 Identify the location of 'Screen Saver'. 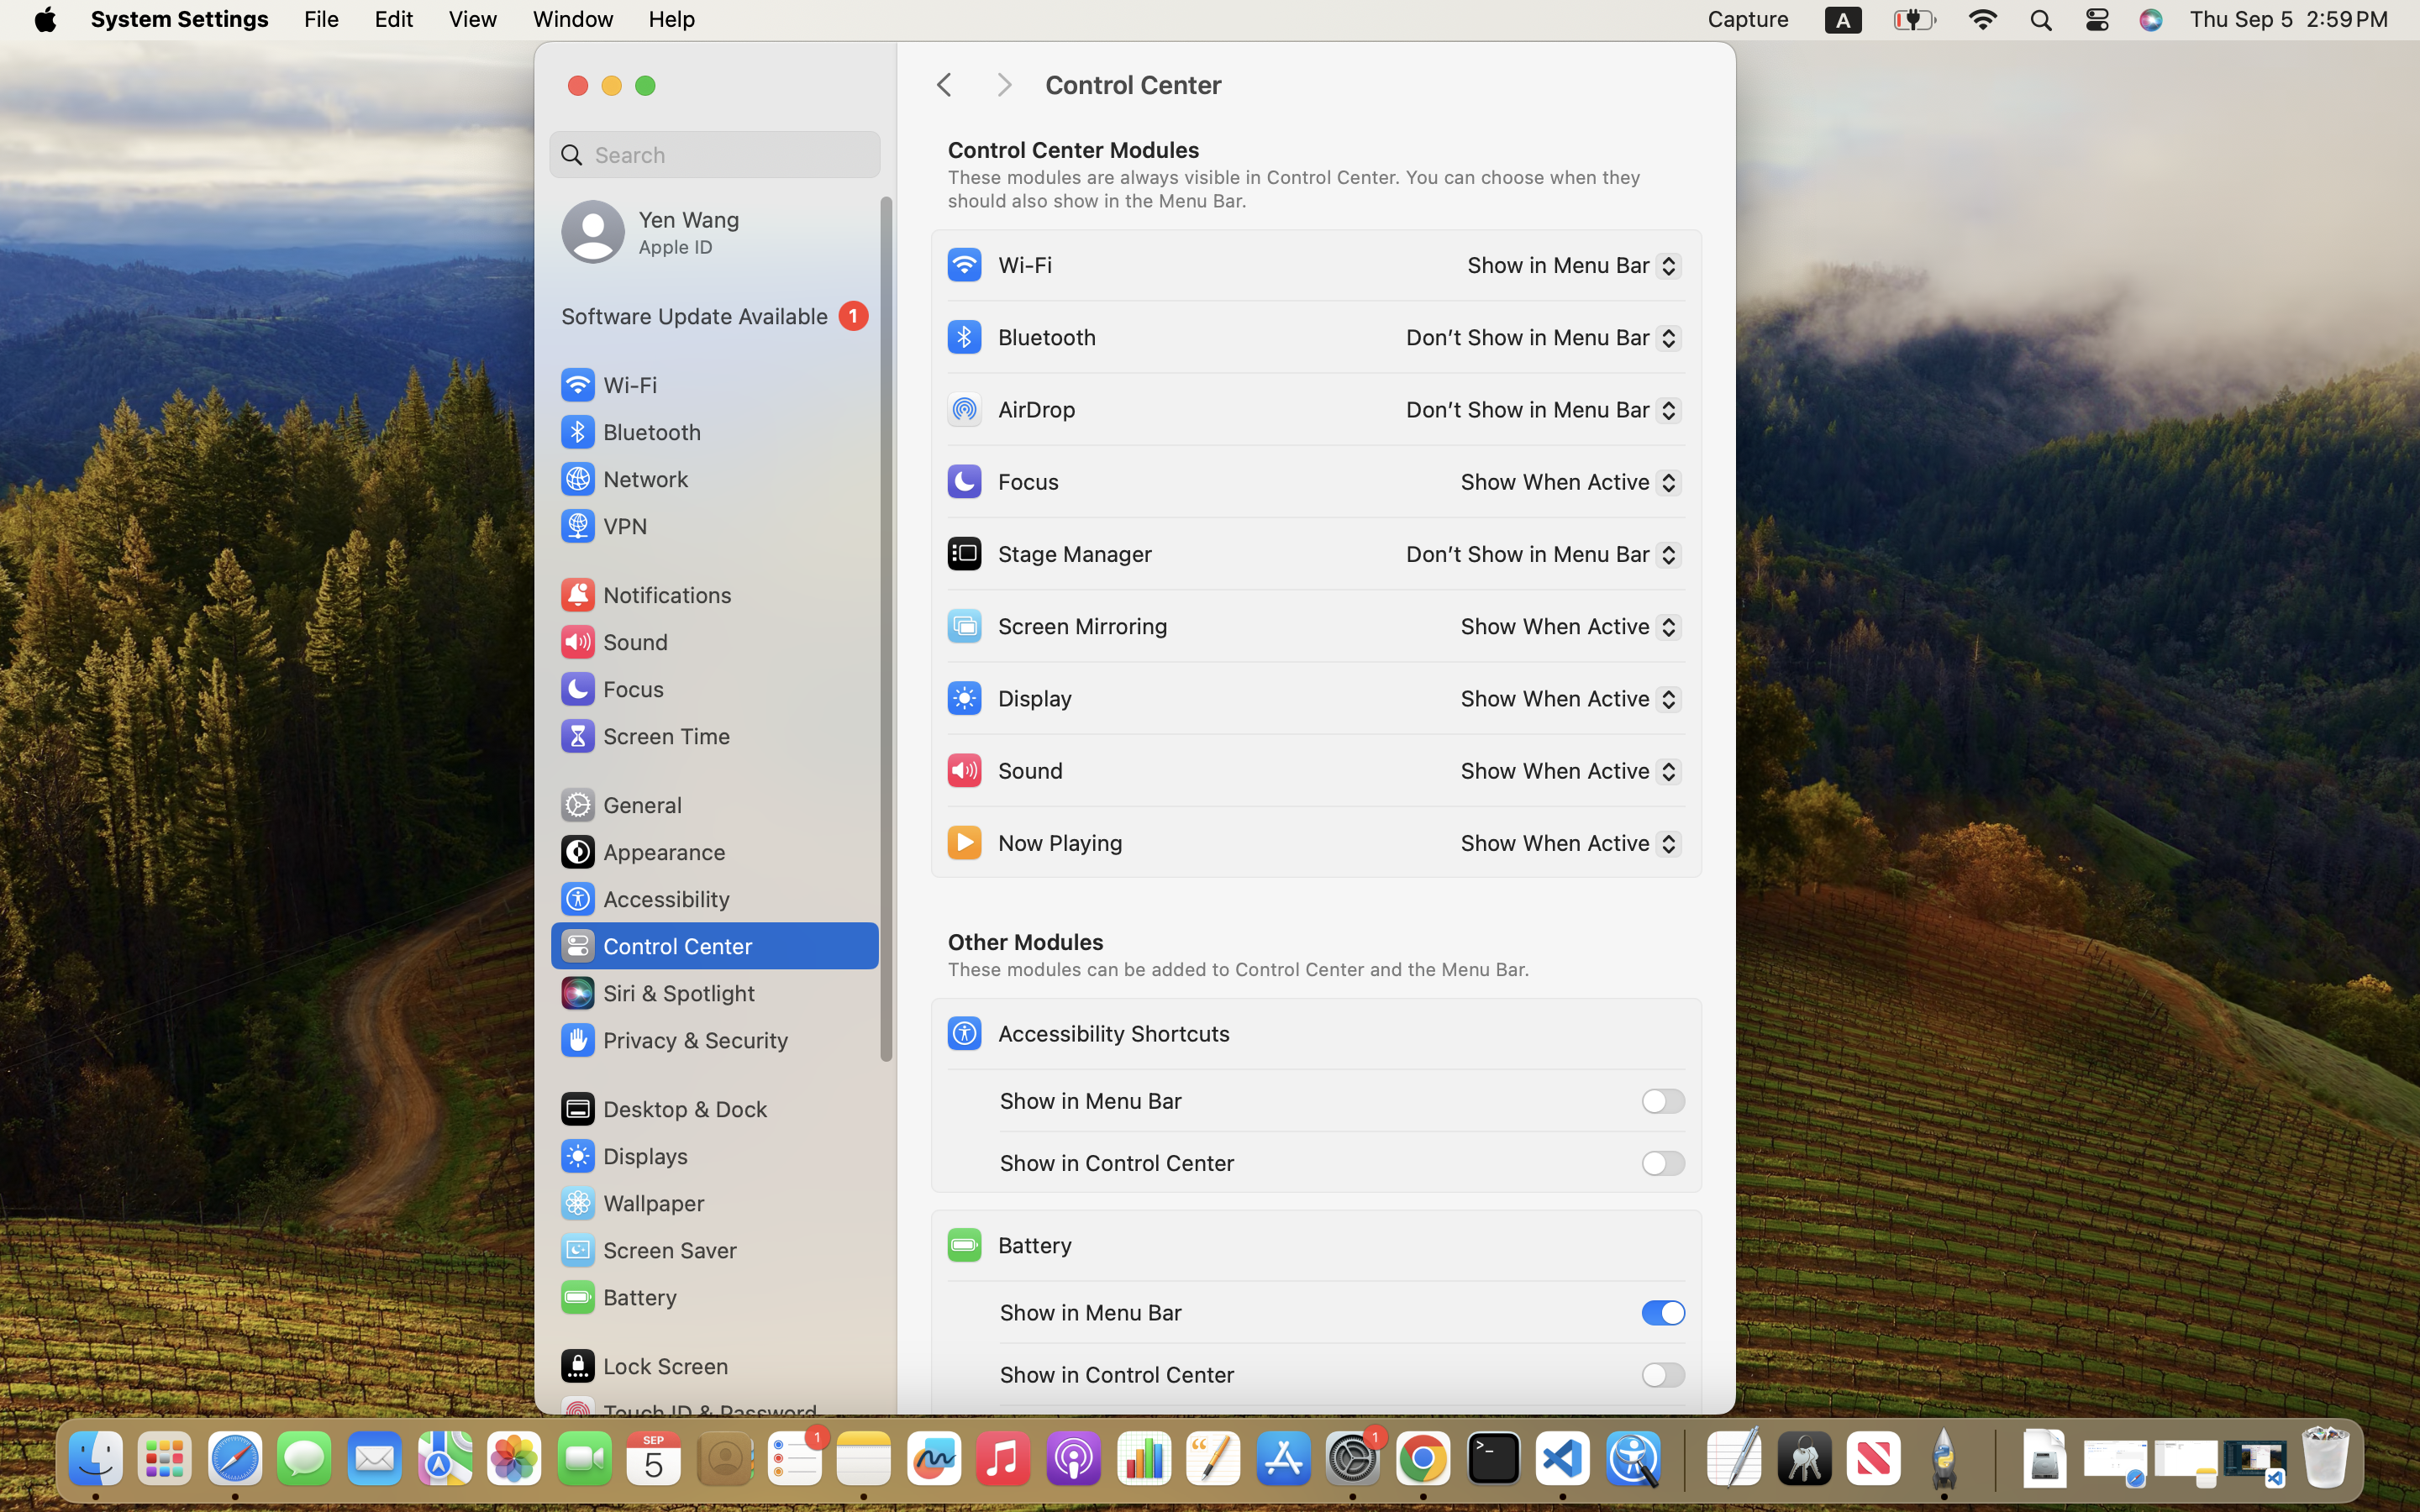
(646, 1250).